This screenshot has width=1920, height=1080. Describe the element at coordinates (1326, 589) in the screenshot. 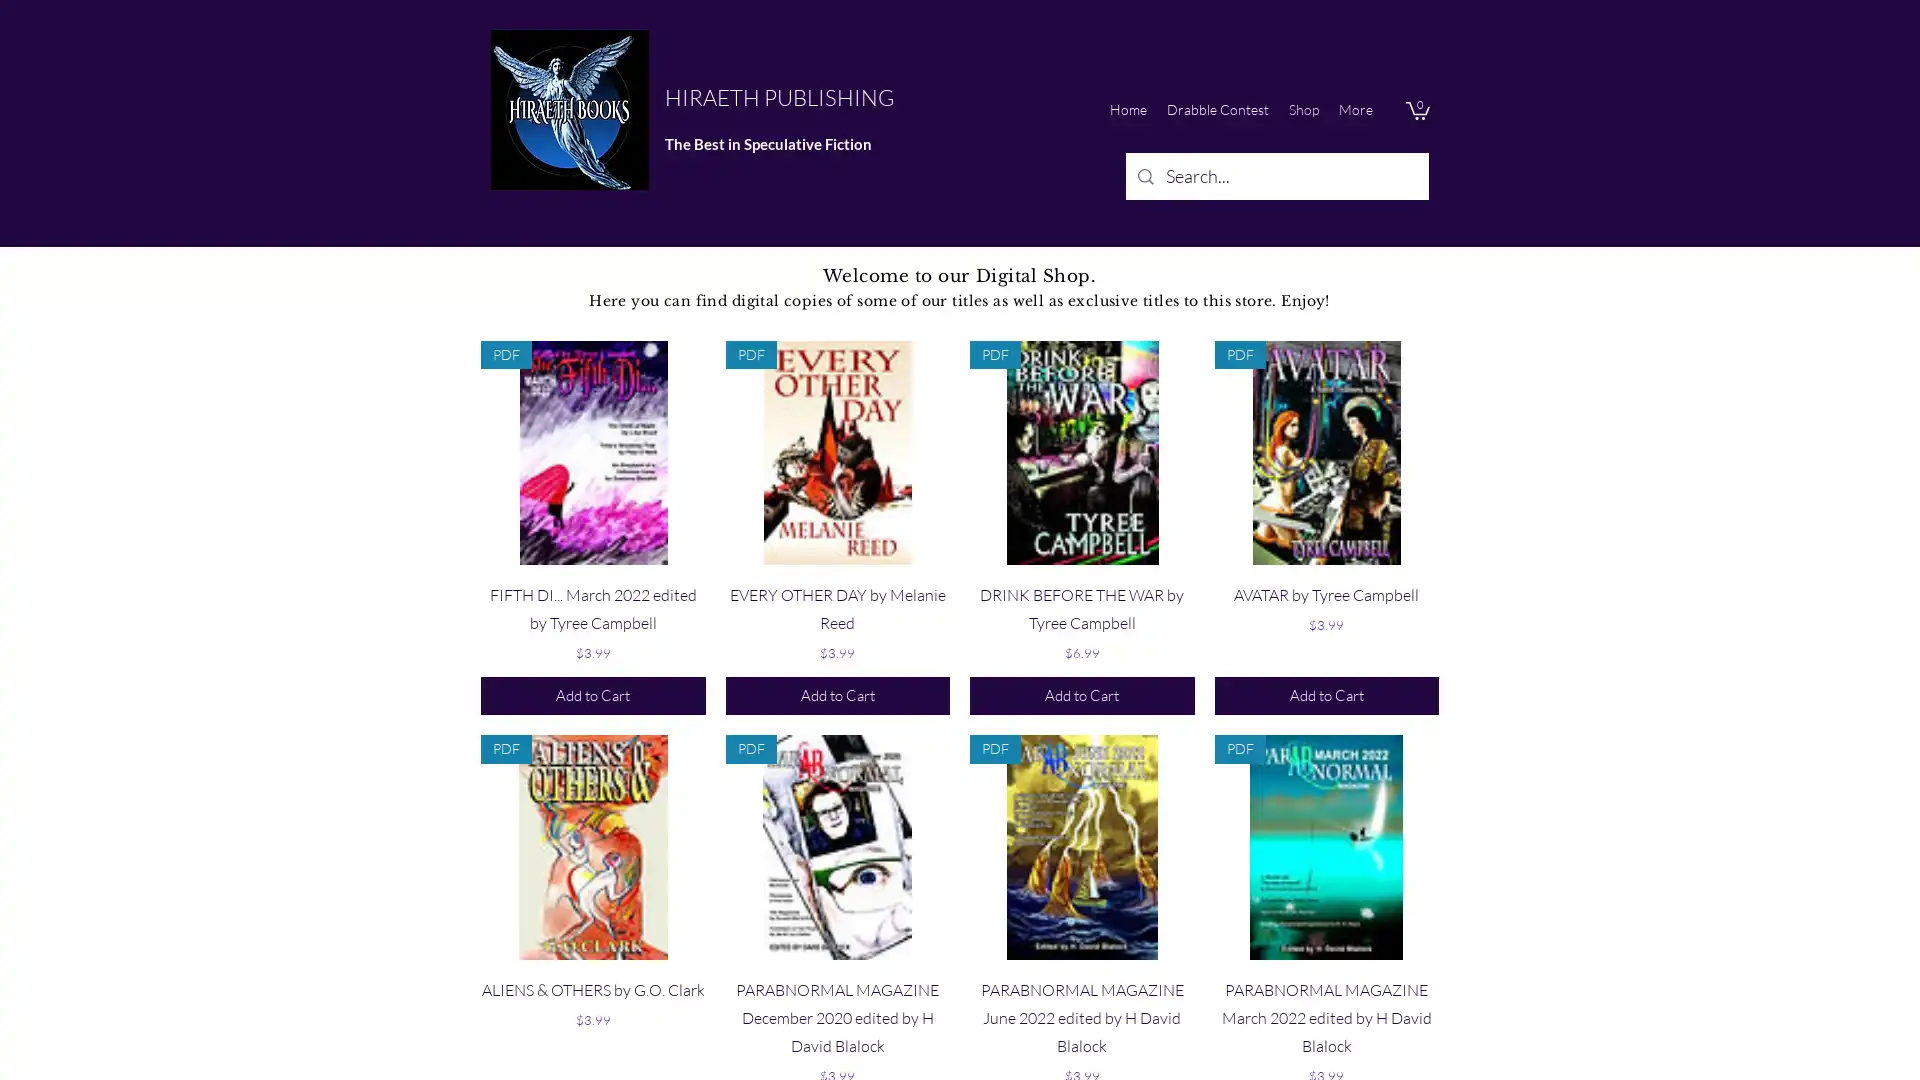

I see `Quick View` at that location.